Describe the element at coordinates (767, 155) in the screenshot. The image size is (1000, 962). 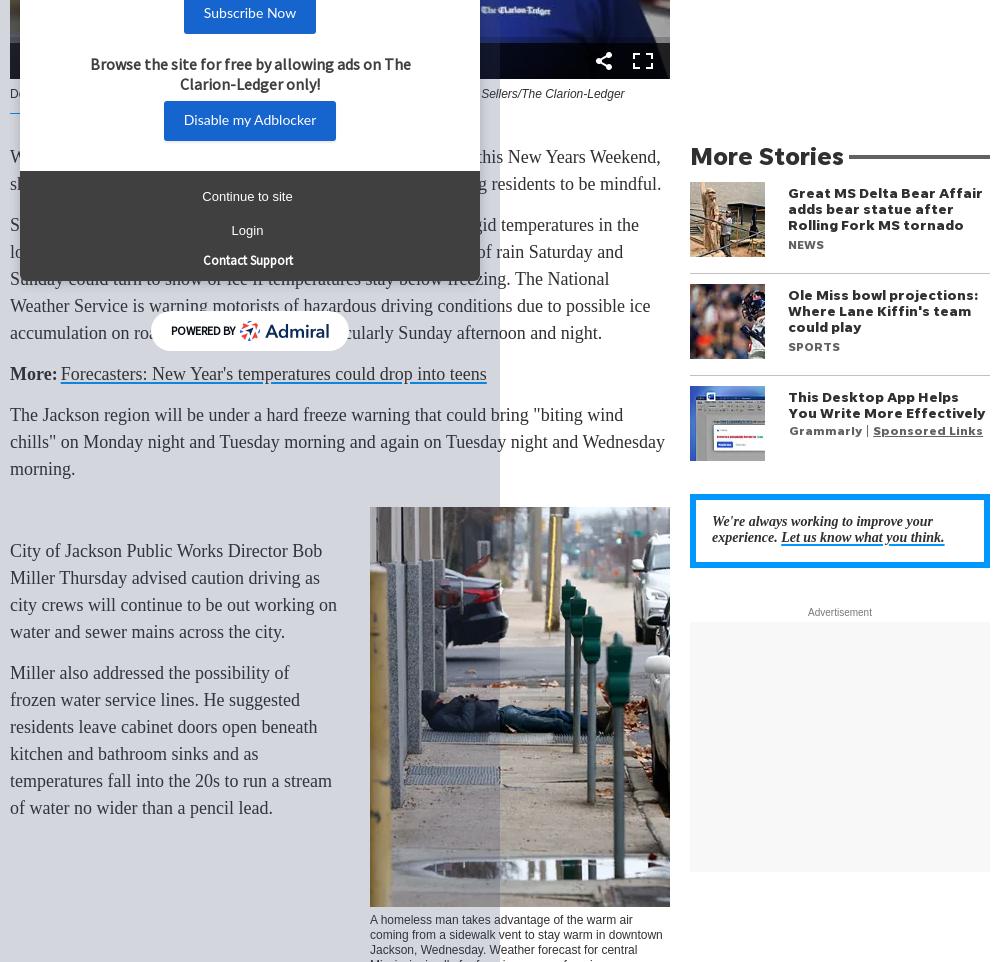
I see `'More Stories'` at that location.